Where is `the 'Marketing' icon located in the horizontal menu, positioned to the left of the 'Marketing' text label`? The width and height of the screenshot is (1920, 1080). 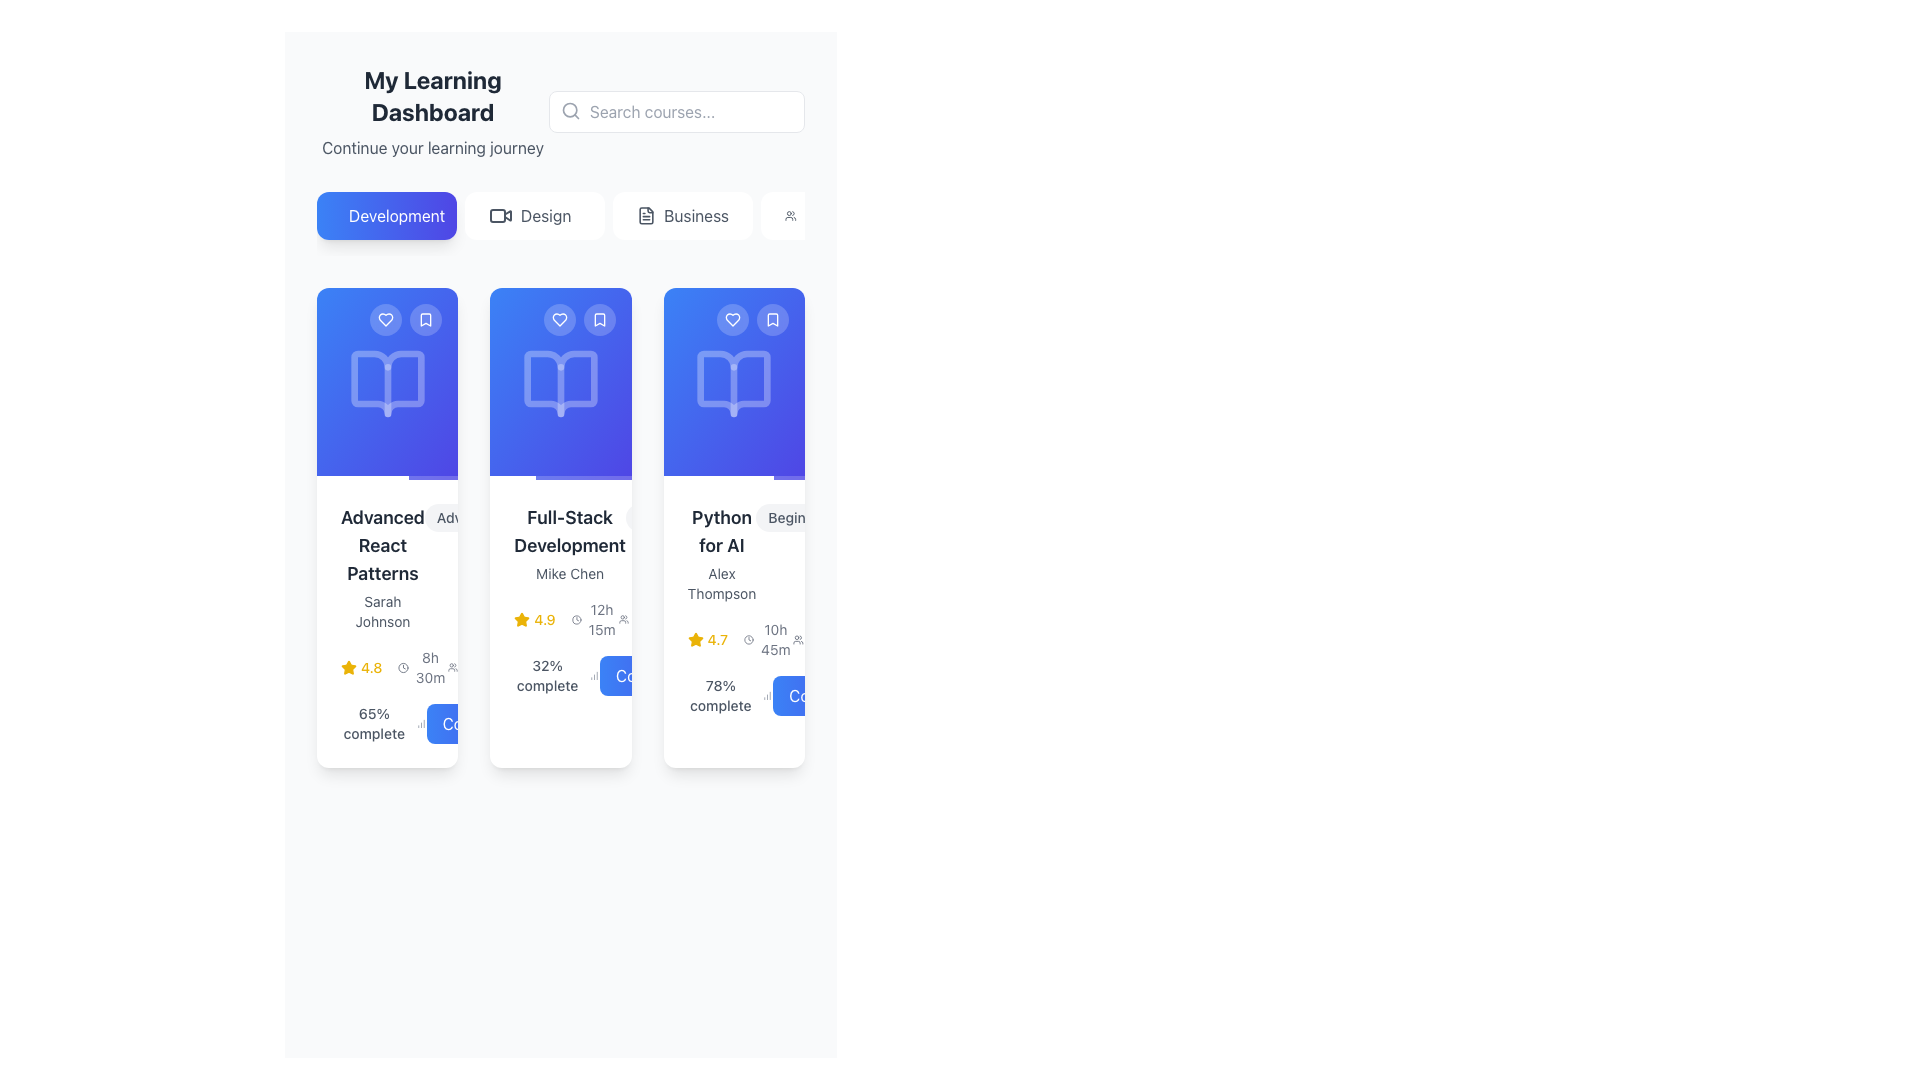 the 'Marketing' icon located in the horizontal menu, positioned to the left of the 'Marketing' text label is located at coordinates (789, 216).